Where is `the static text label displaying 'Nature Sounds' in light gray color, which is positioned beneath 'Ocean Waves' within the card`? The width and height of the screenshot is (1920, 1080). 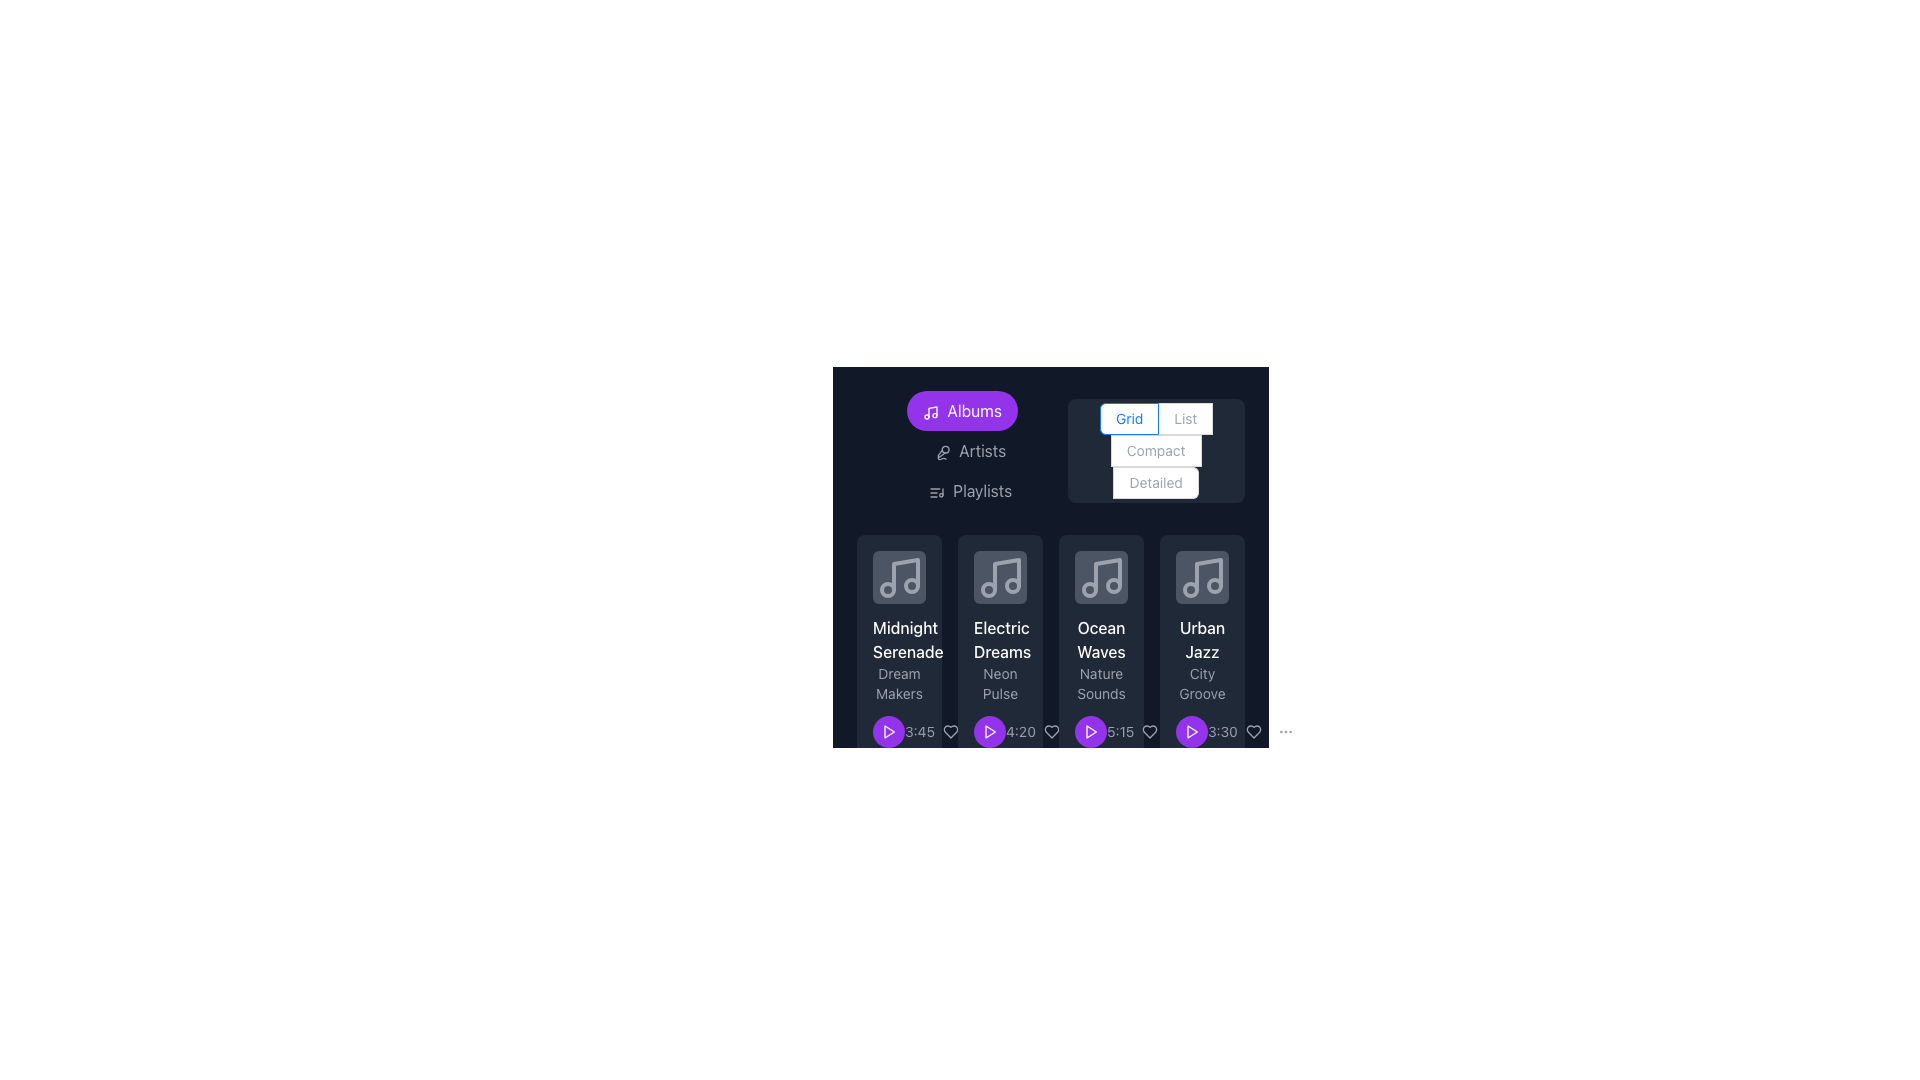 the static text label displaying 'Nature Sounds' in light gray color, which is positioned beneath 'Ocean Waves' within the card is located at coordinates (1100, 682).